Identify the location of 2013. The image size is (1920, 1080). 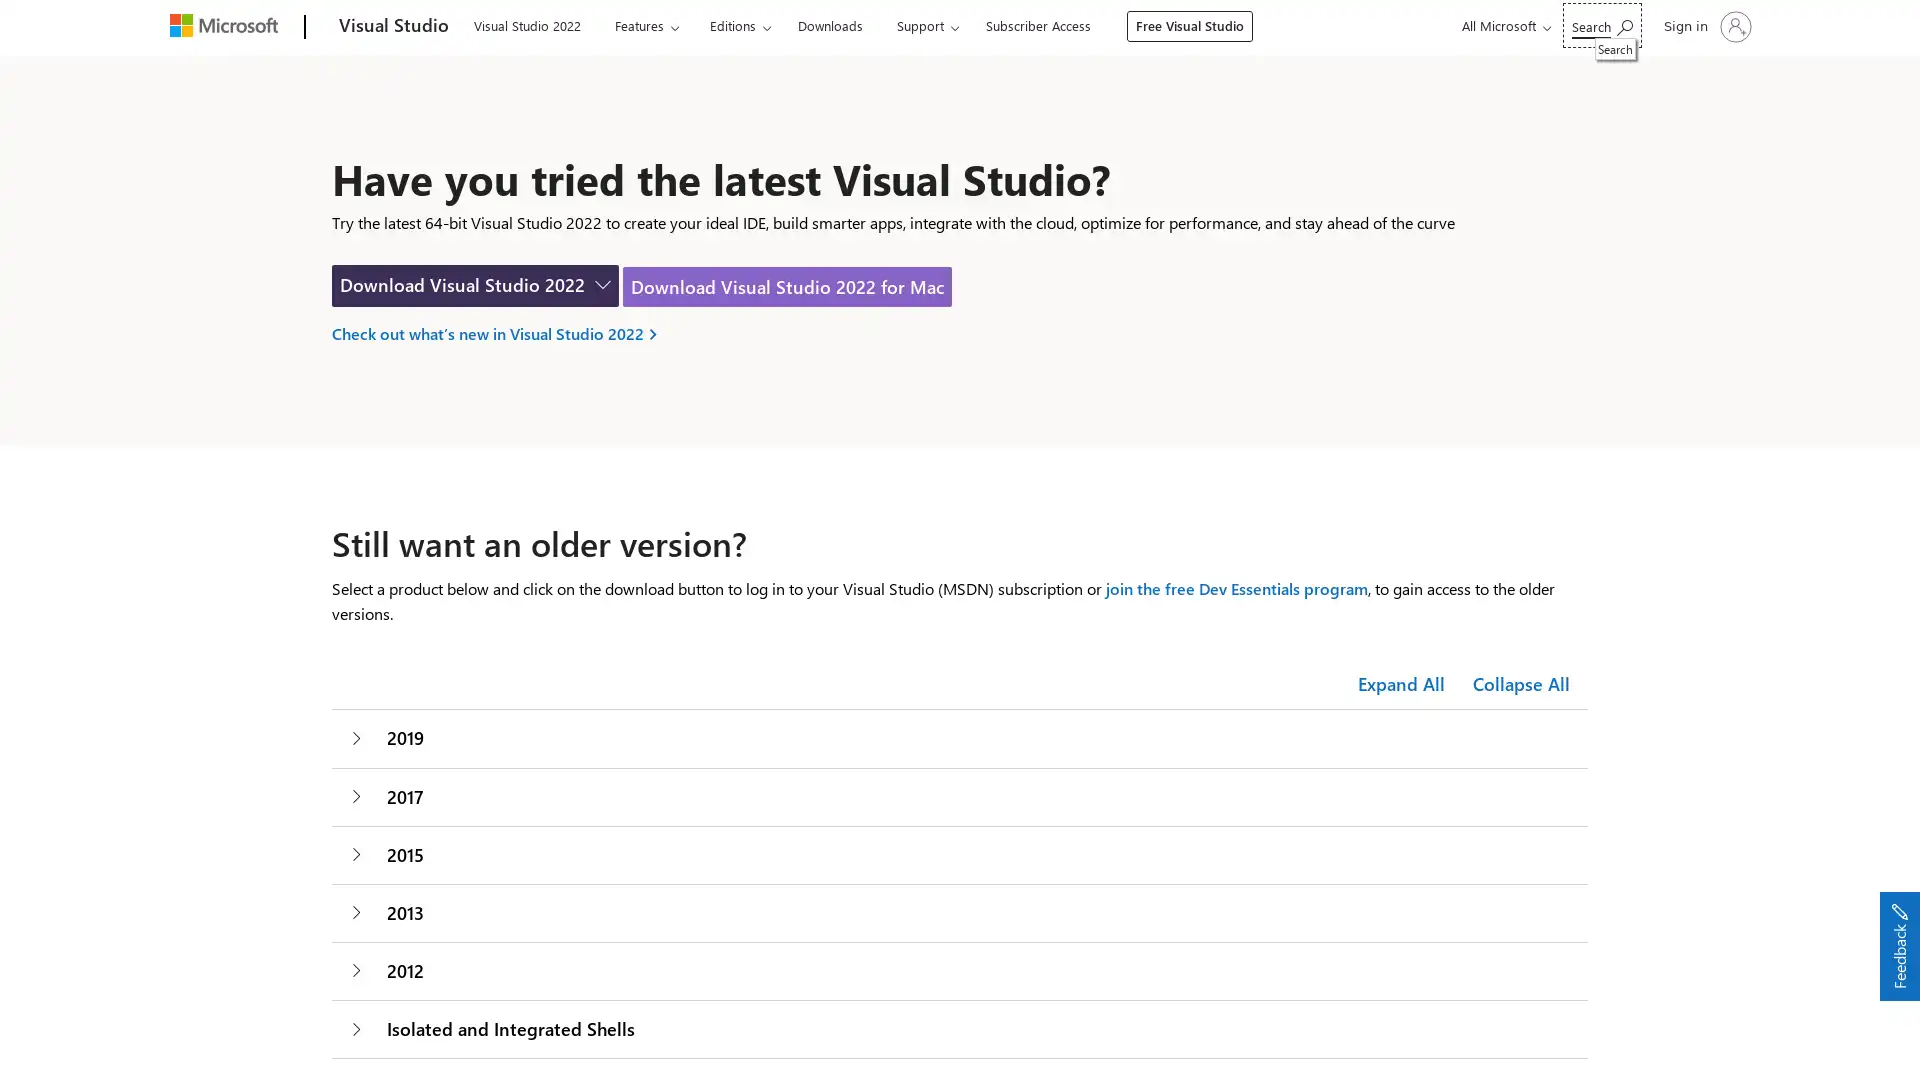
(960, 913).